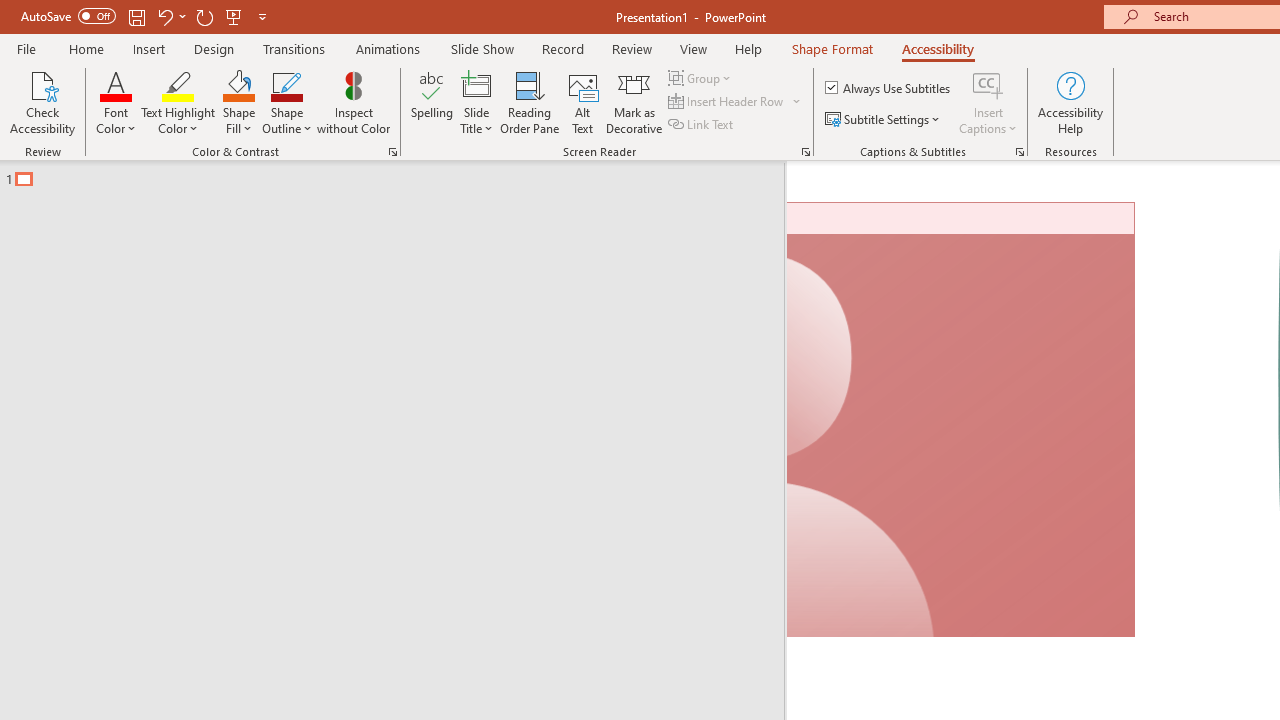  Describe the element at coordinates (286, 103) in the screenshot. I see `'Shape Outline'` at that location.